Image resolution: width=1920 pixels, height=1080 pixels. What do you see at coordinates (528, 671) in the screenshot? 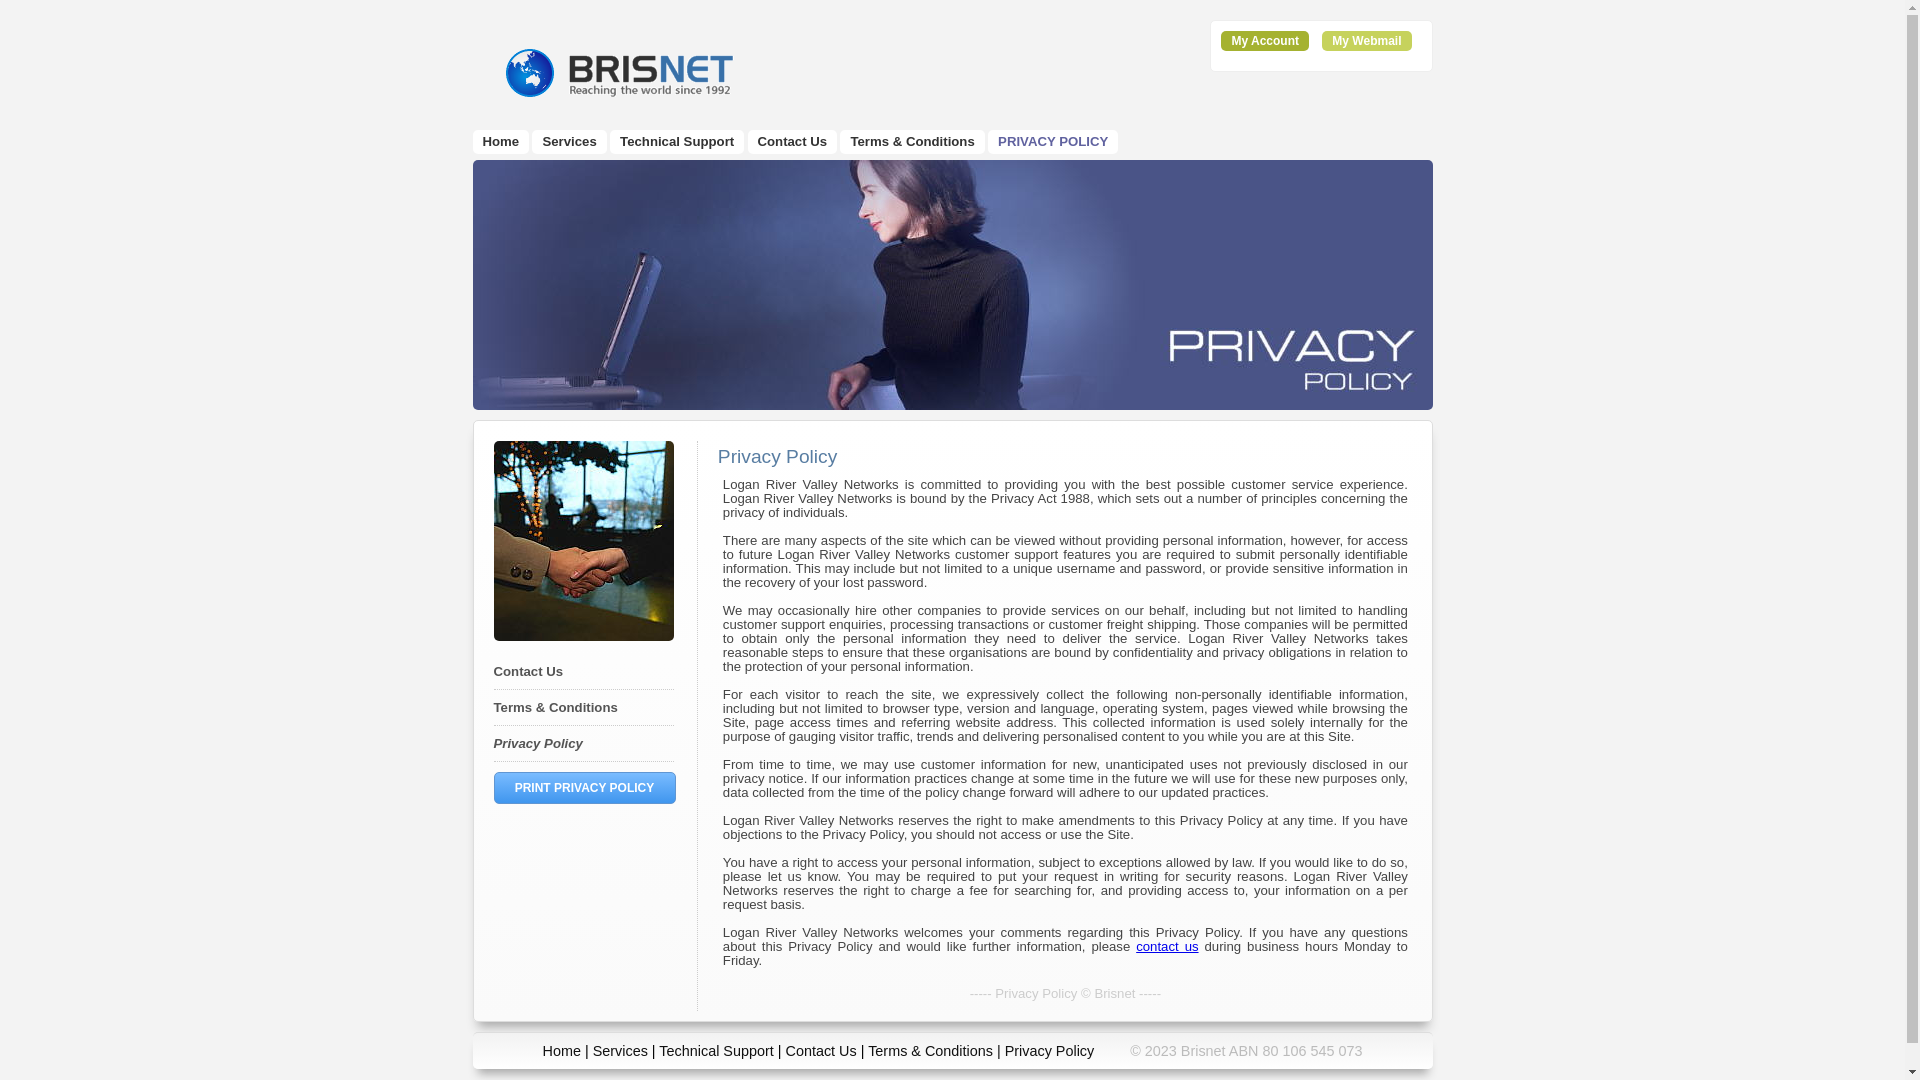
I see `'Contact Us'` at bounding box center [528, 671].